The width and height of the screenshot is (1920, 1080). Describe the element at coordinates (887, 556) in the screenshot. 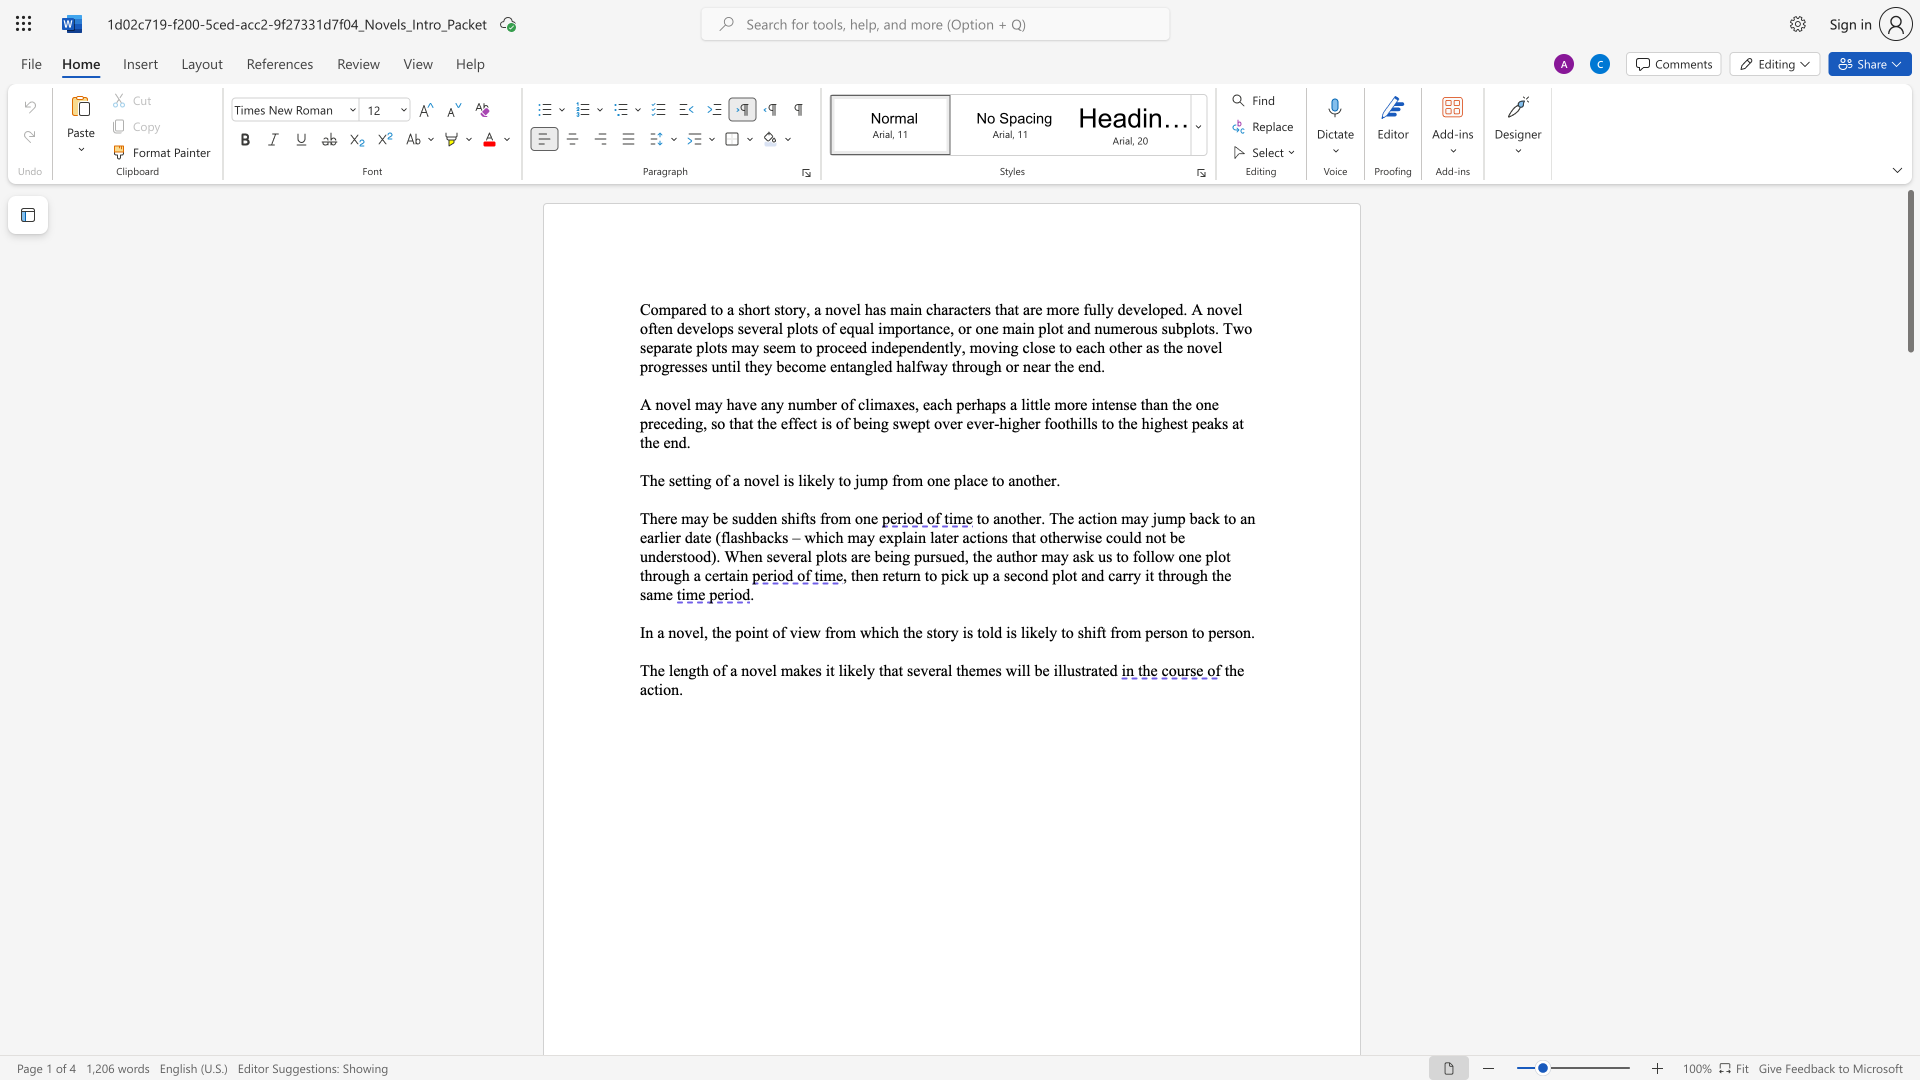

I see `the space between the continuous character "e" and "i" in the text` at that location.